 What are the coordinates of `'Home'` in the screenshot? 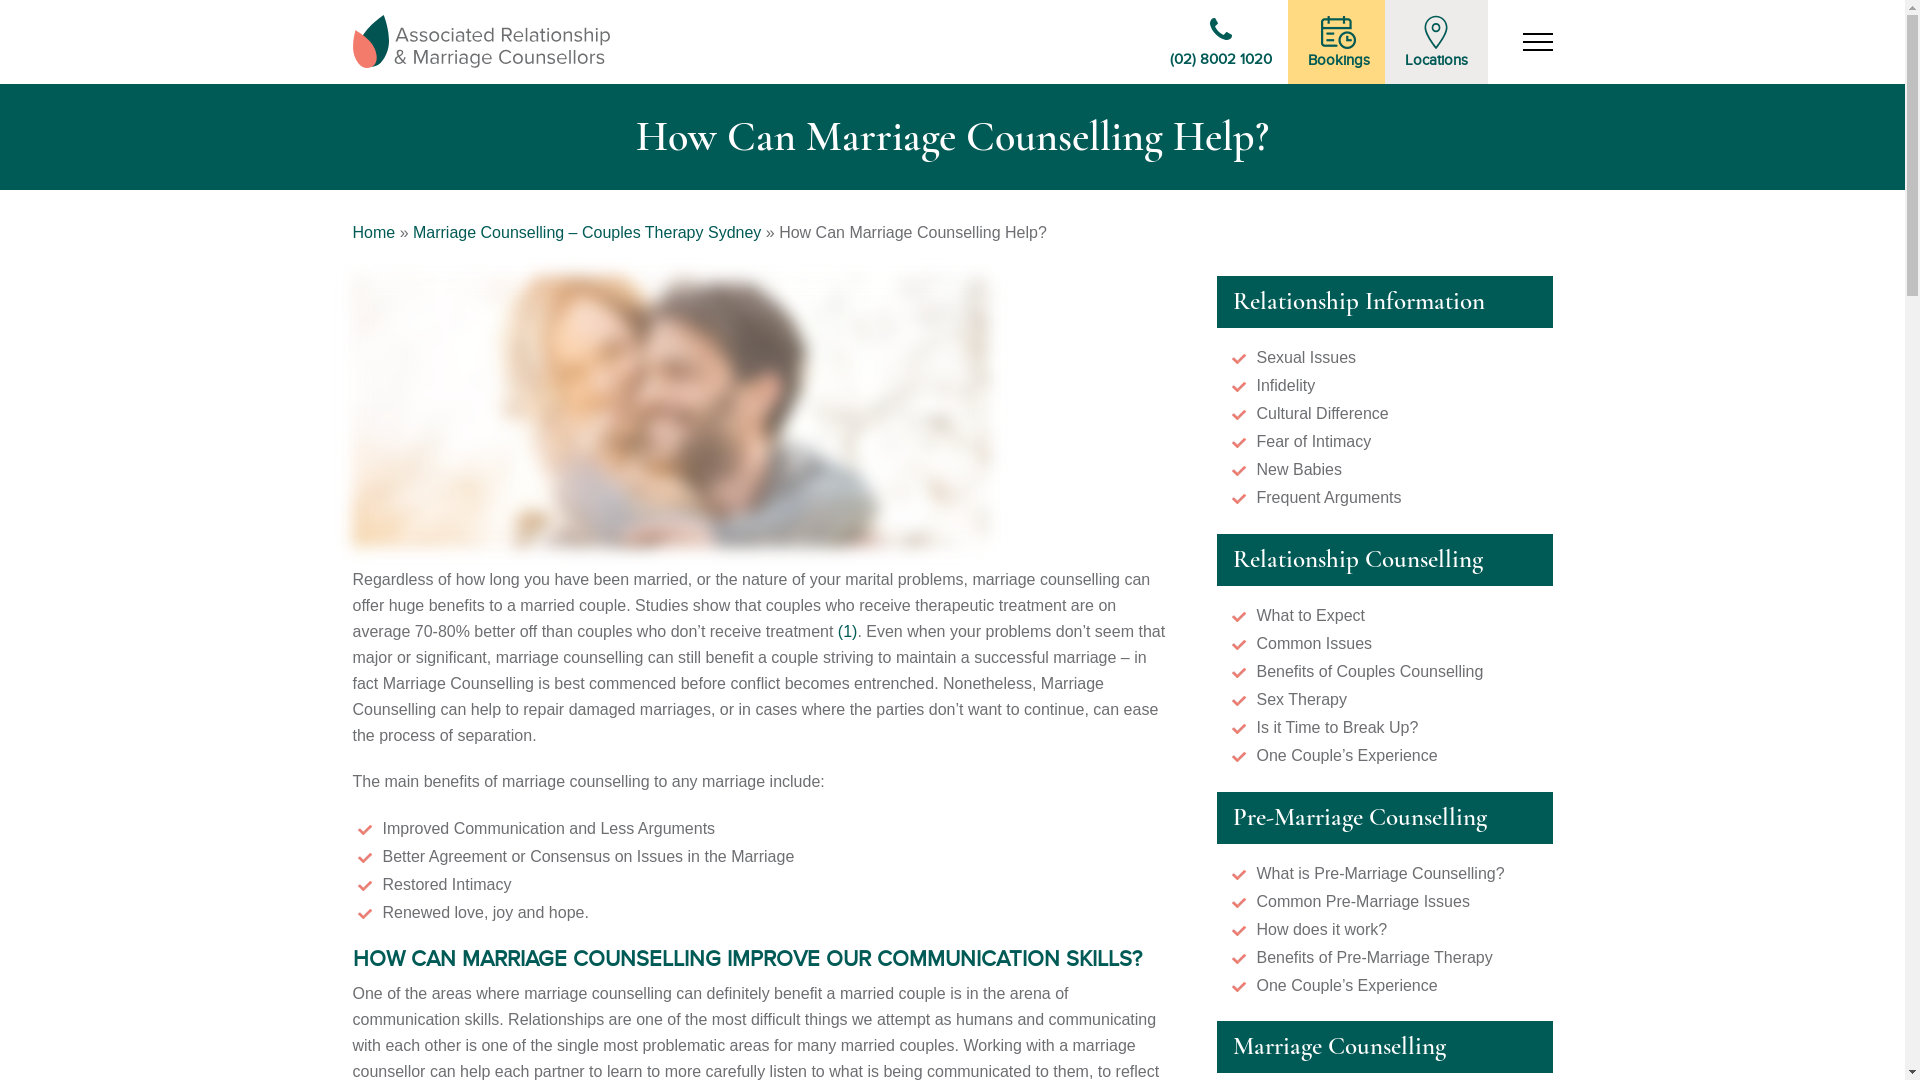 It's located at (351, 231).